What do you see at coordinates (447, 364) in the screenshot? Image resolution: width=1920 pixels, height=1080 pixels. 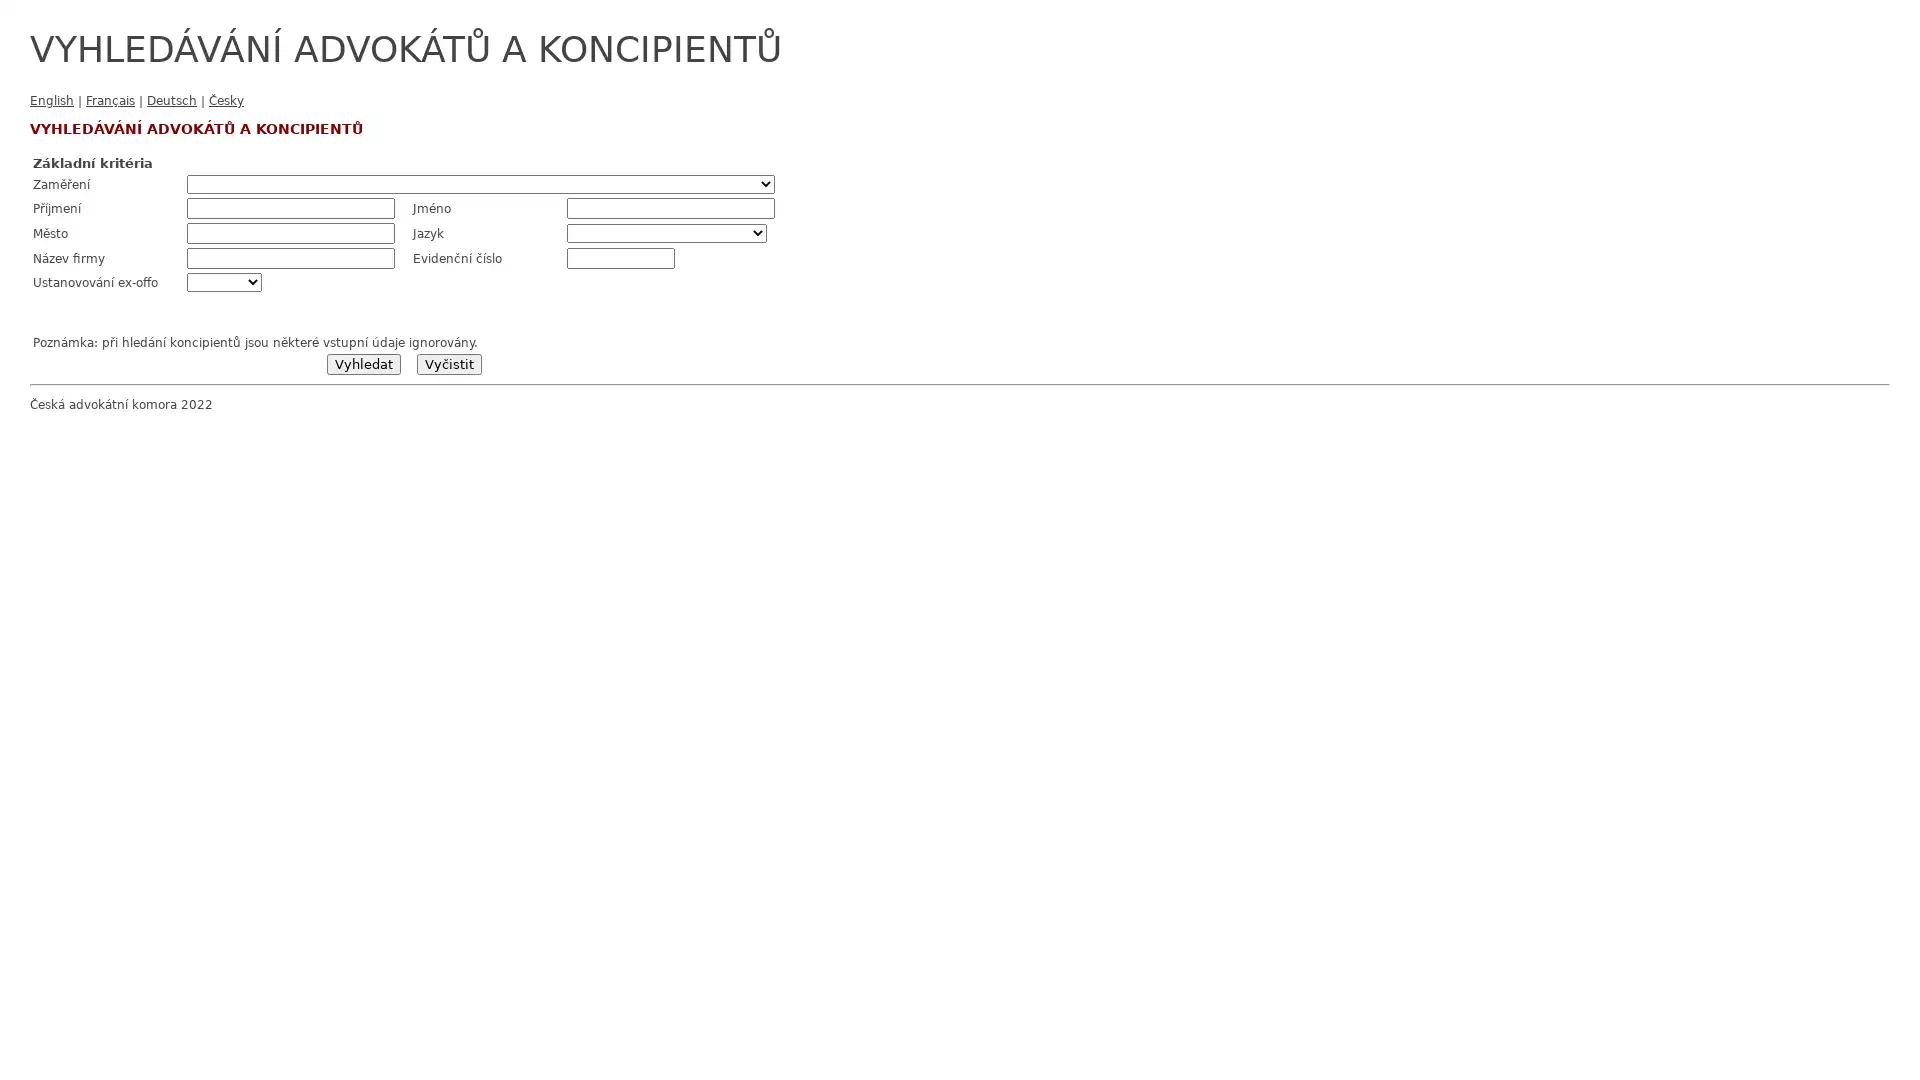 I see `Vycistit` at bounding box center [447, 364].